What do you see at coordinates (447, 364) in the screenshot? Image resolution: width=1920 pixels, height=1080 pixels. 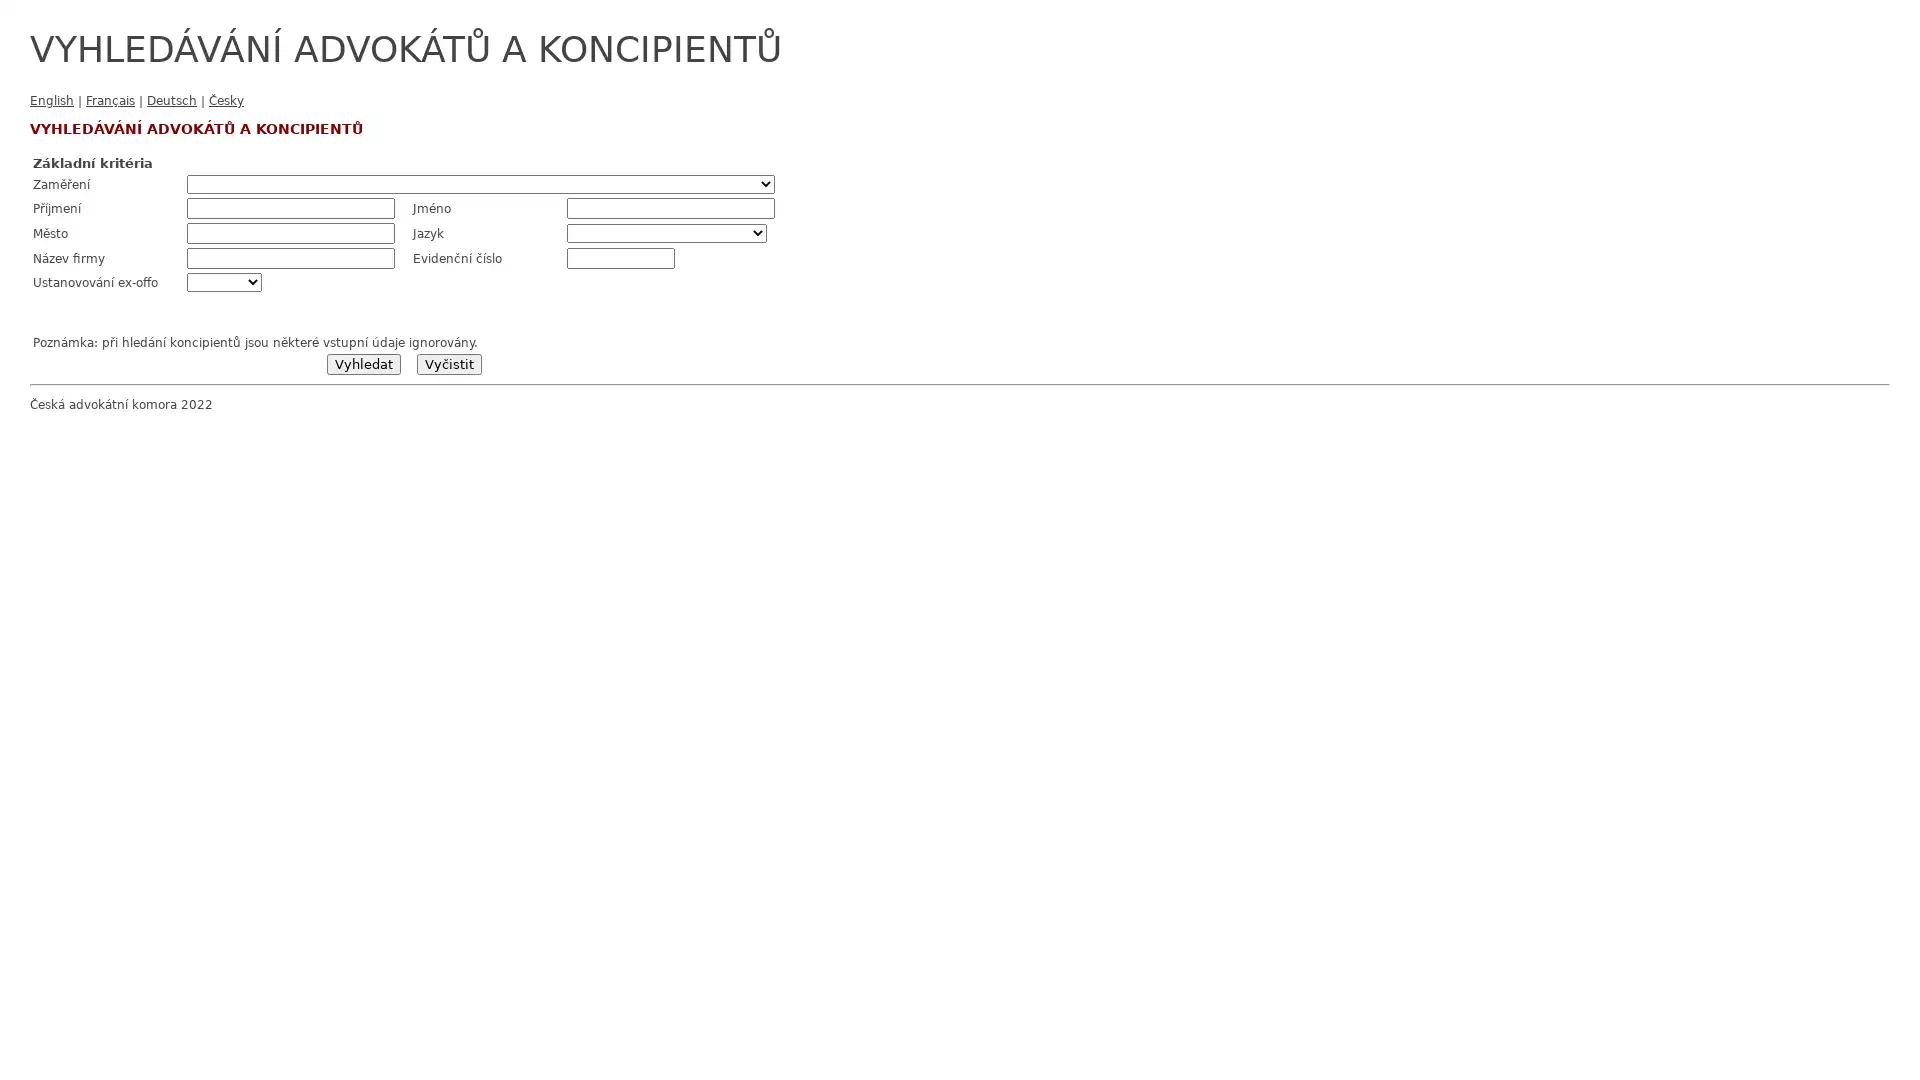 I see `Vycistit` at bounding box center [447, 364].